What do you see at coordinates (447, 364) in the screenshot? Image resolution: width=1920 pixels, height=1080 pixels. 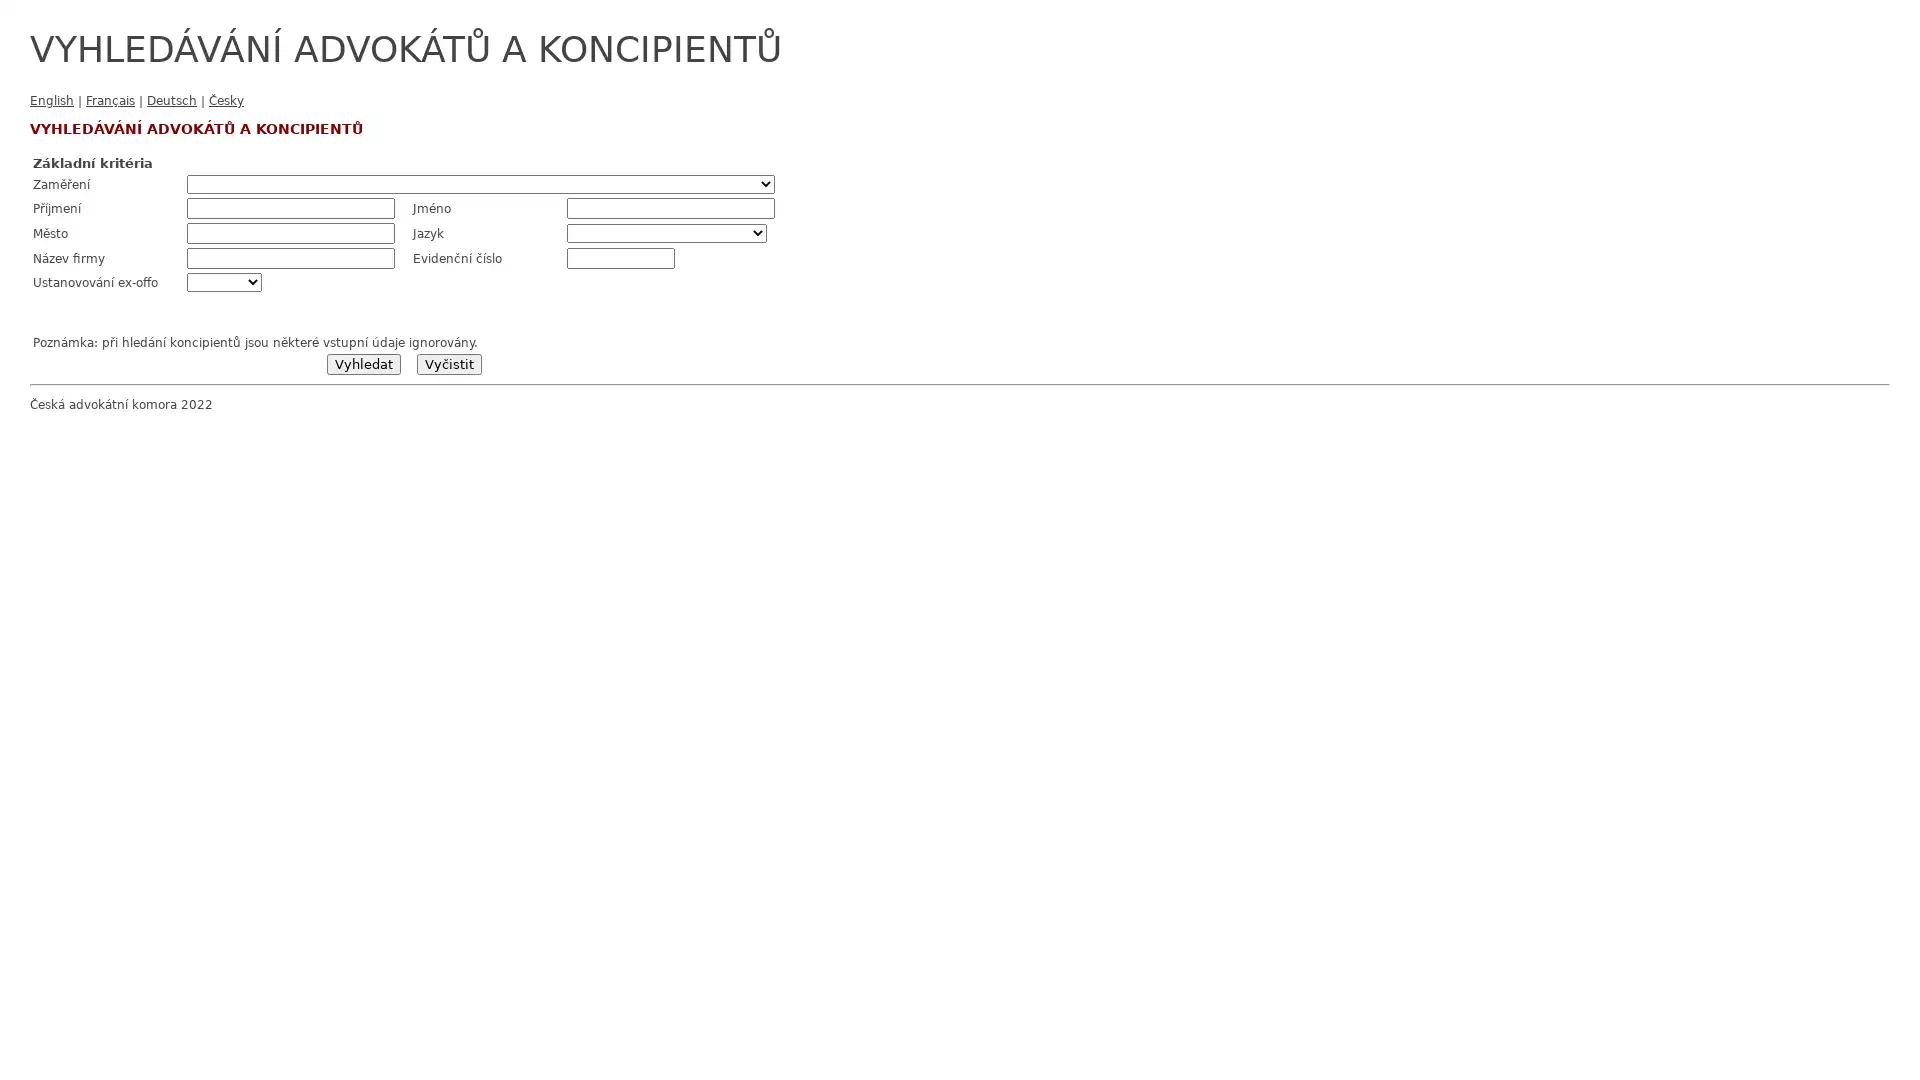 I see `Vycistit` at bounding box center [447, 364].